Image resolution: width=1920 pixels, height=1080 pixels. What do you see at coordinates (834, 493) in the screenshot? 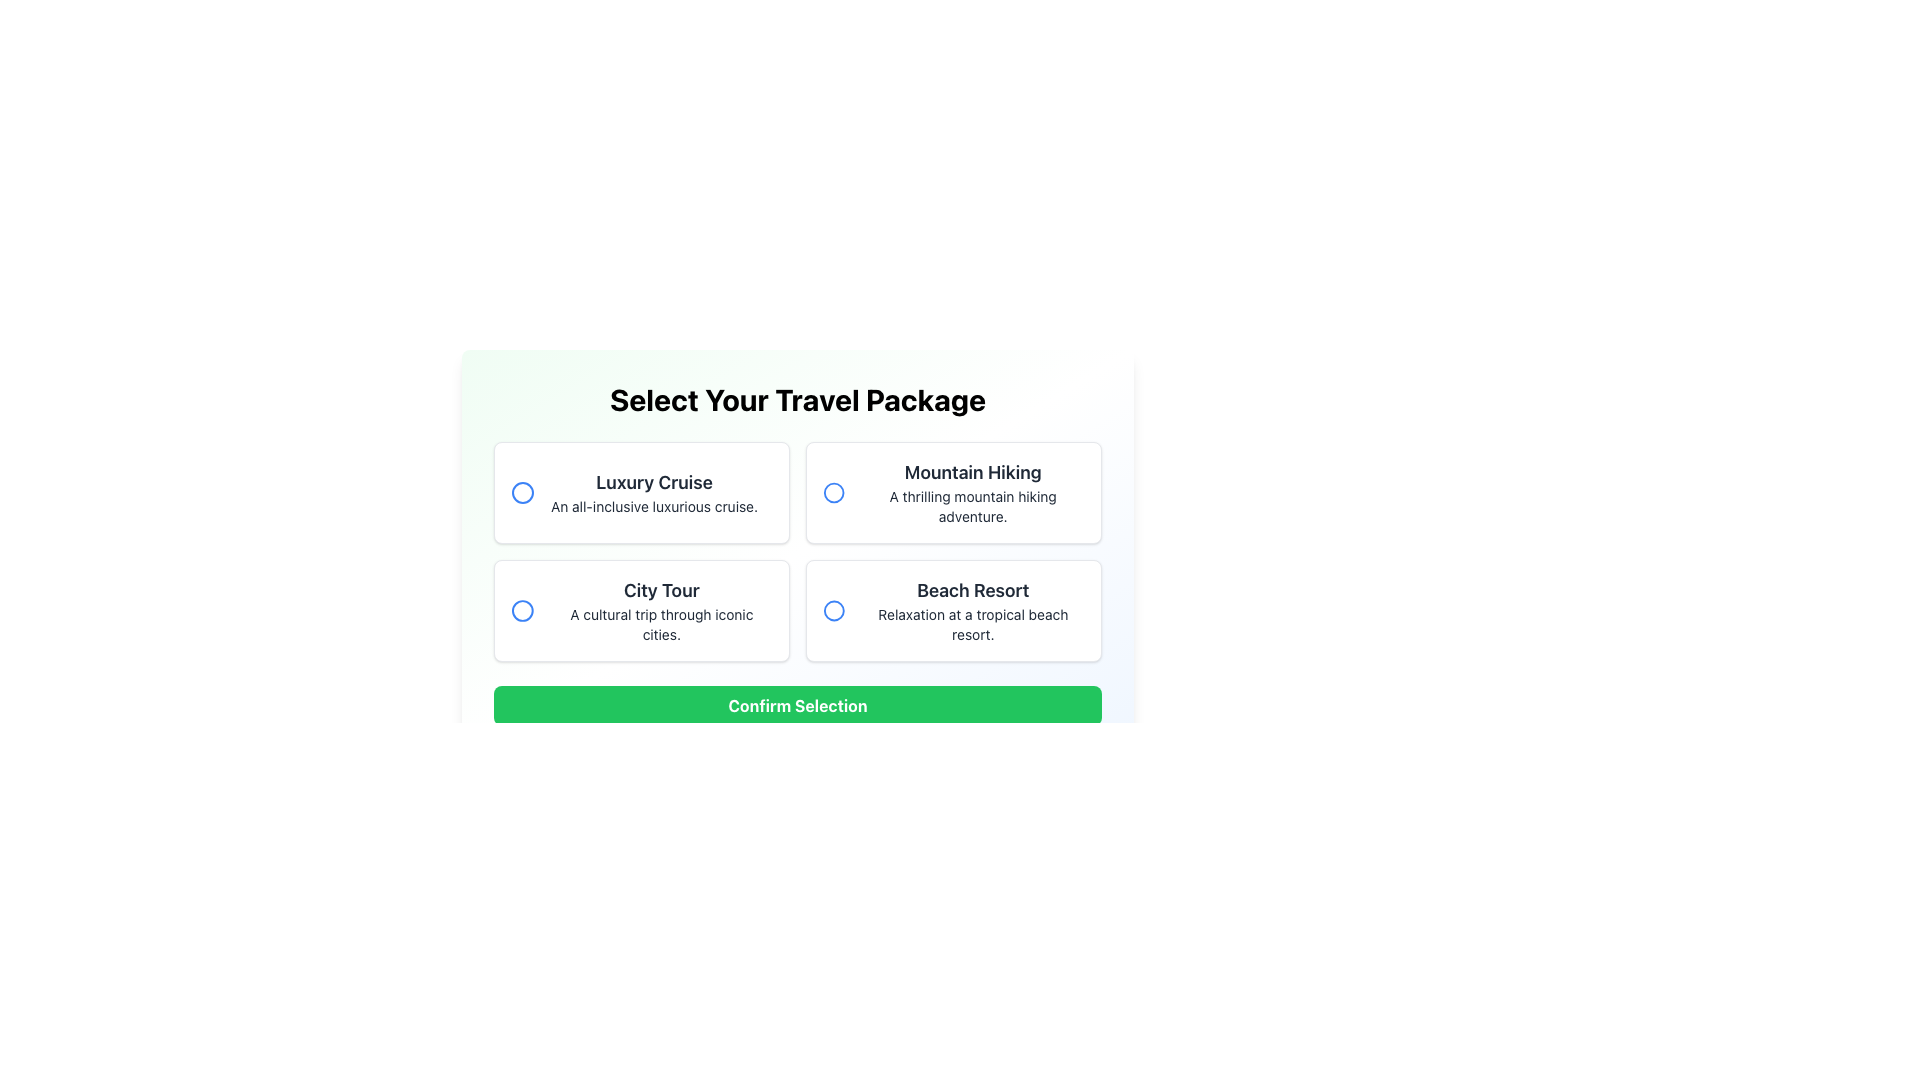
I see `the Radio Button Indicator for 'Mountain Hiking'` at bounding box center [834, 493].